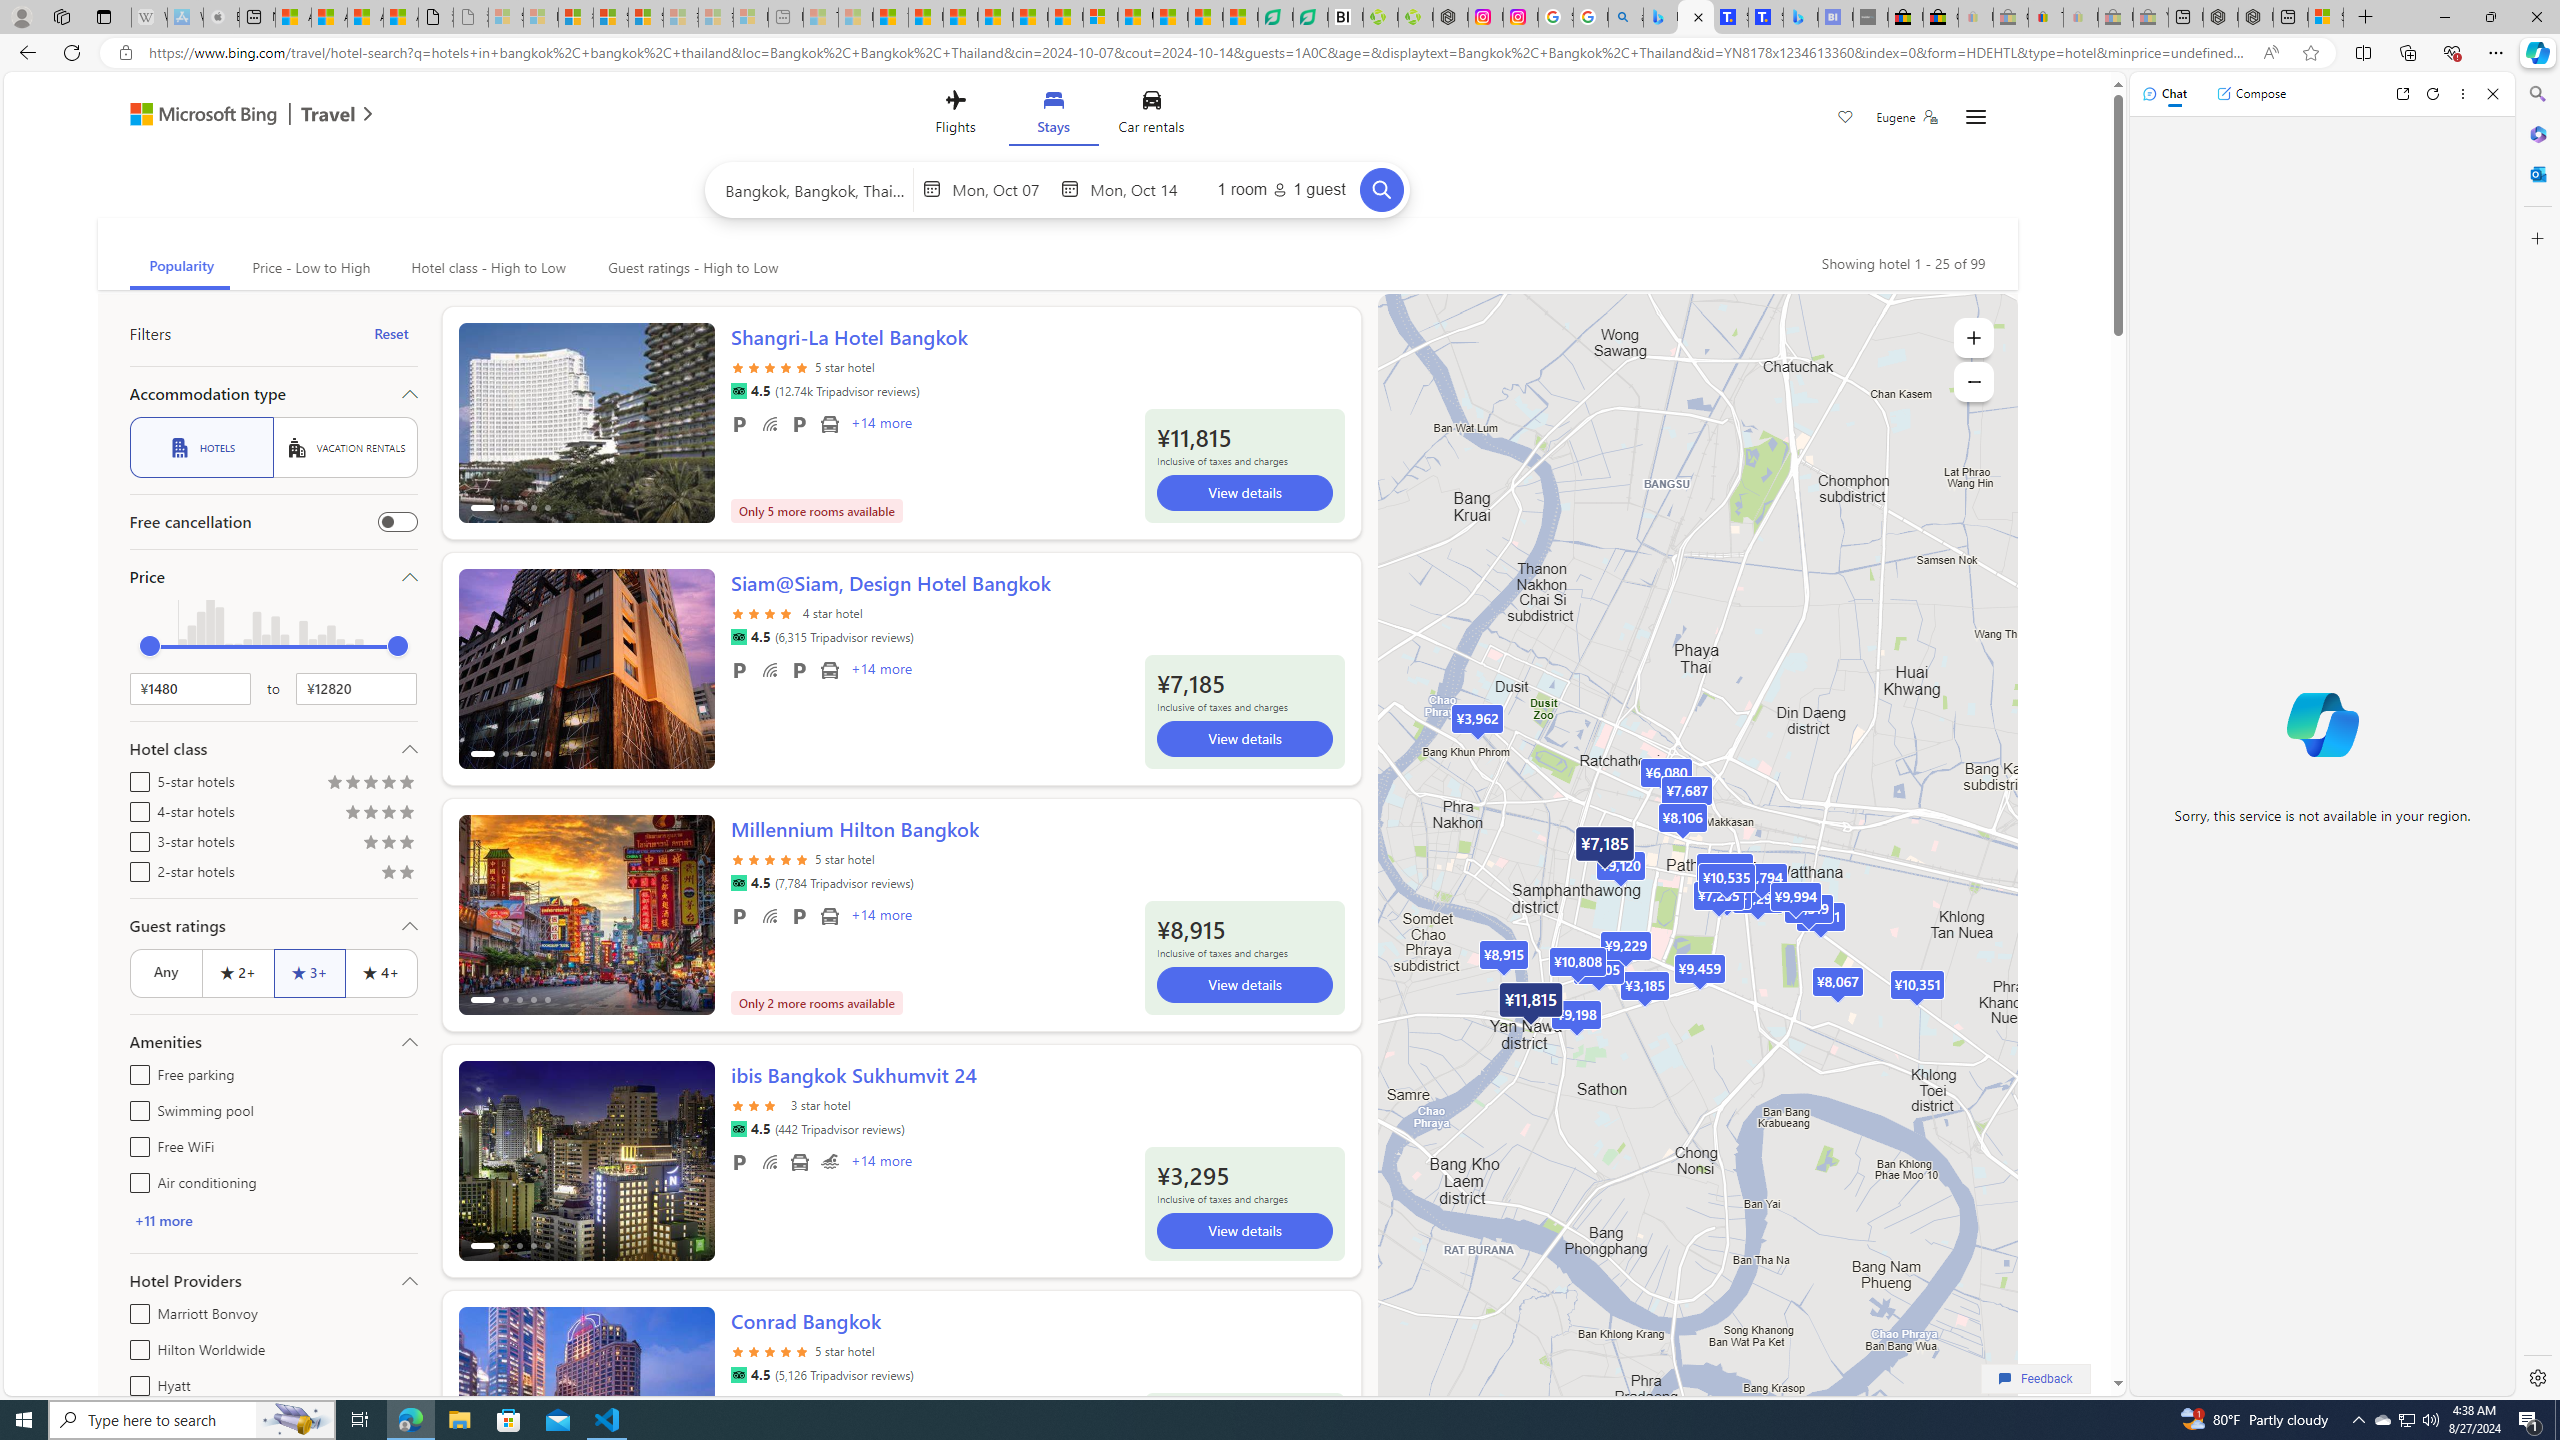  What do you see at coordinates (856, 16) in the screenshot?
I see `'Marine life - MSN - Sleeping'` at bounding box center [856, 16].